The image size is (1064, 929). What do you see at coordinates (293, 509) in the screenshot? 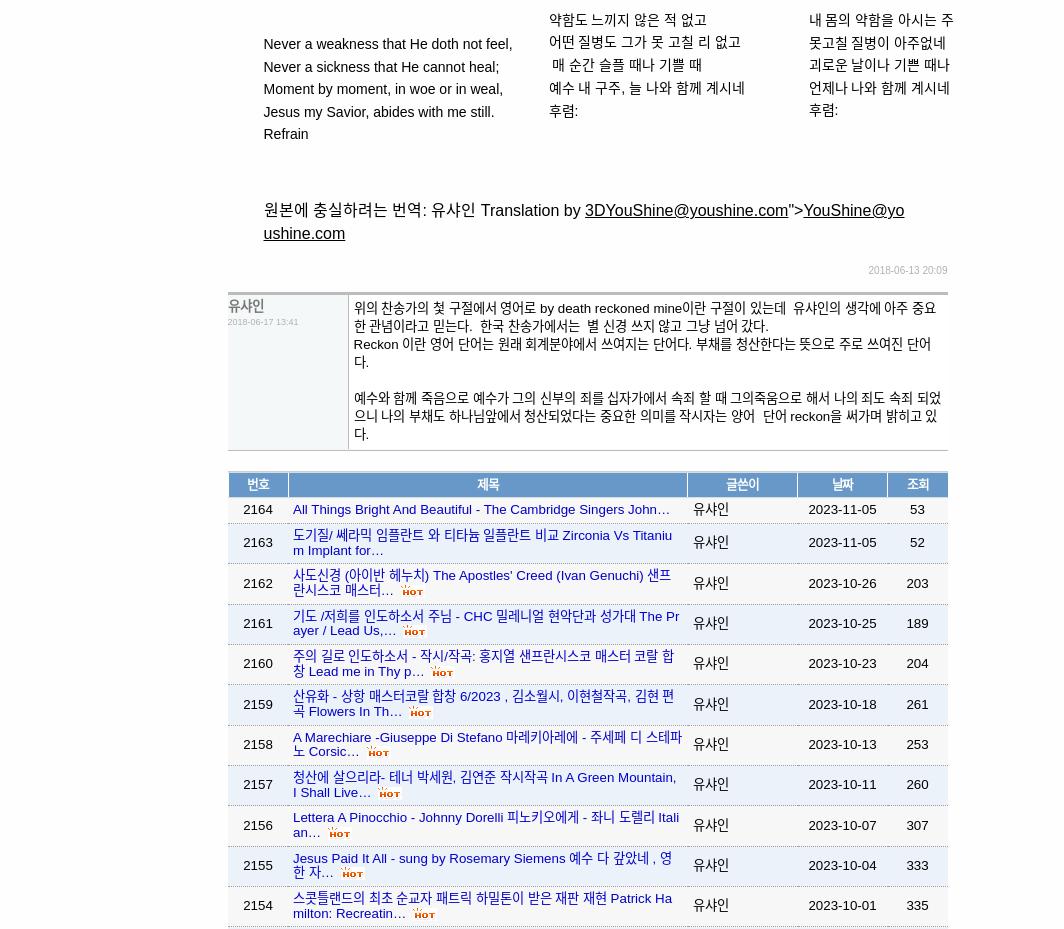
I see `'All Things Bright And Beautiful - The Cambridge Singers John…'` at bounding box center [293, 509].